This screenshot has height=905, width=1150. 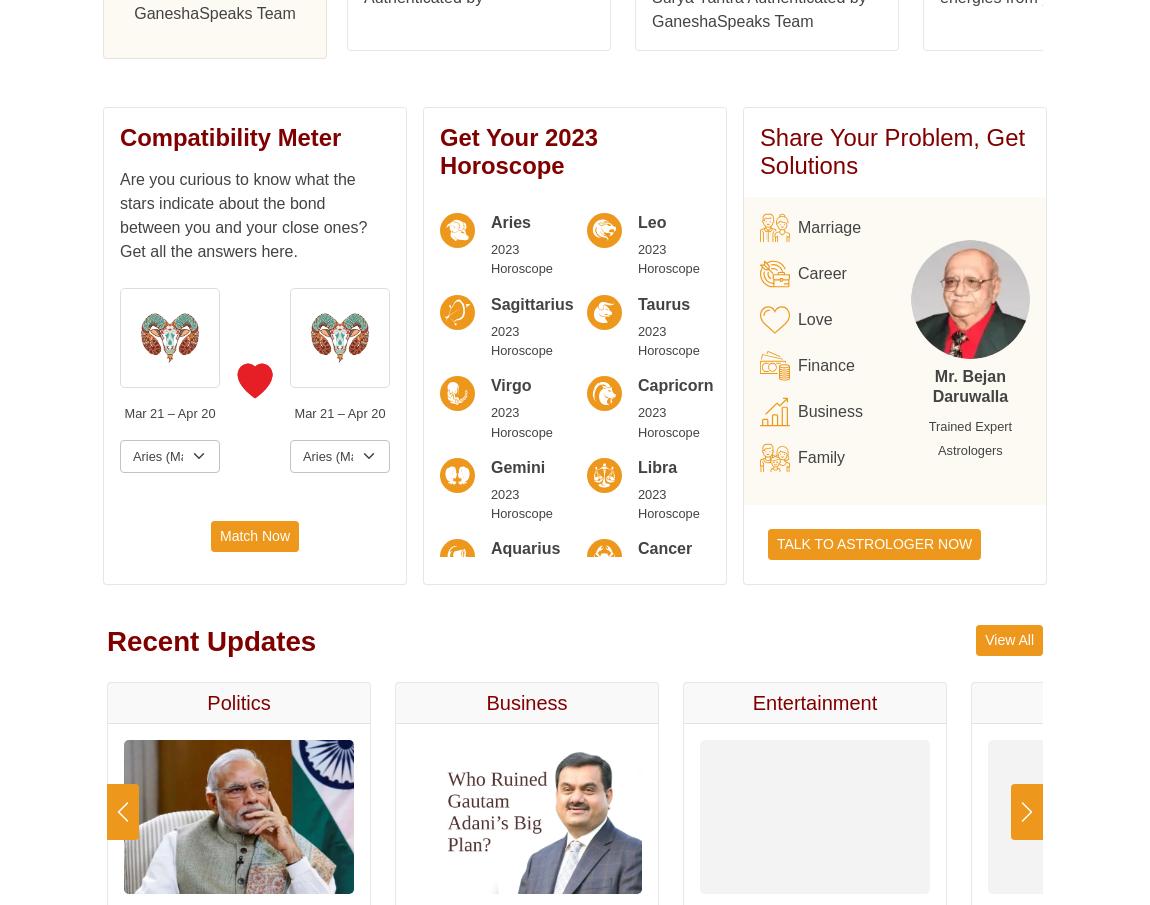 What do you see at coordinates (134, 57) in the screenshot?
I see `'Aquarius'` at bounding box center [134, 57].